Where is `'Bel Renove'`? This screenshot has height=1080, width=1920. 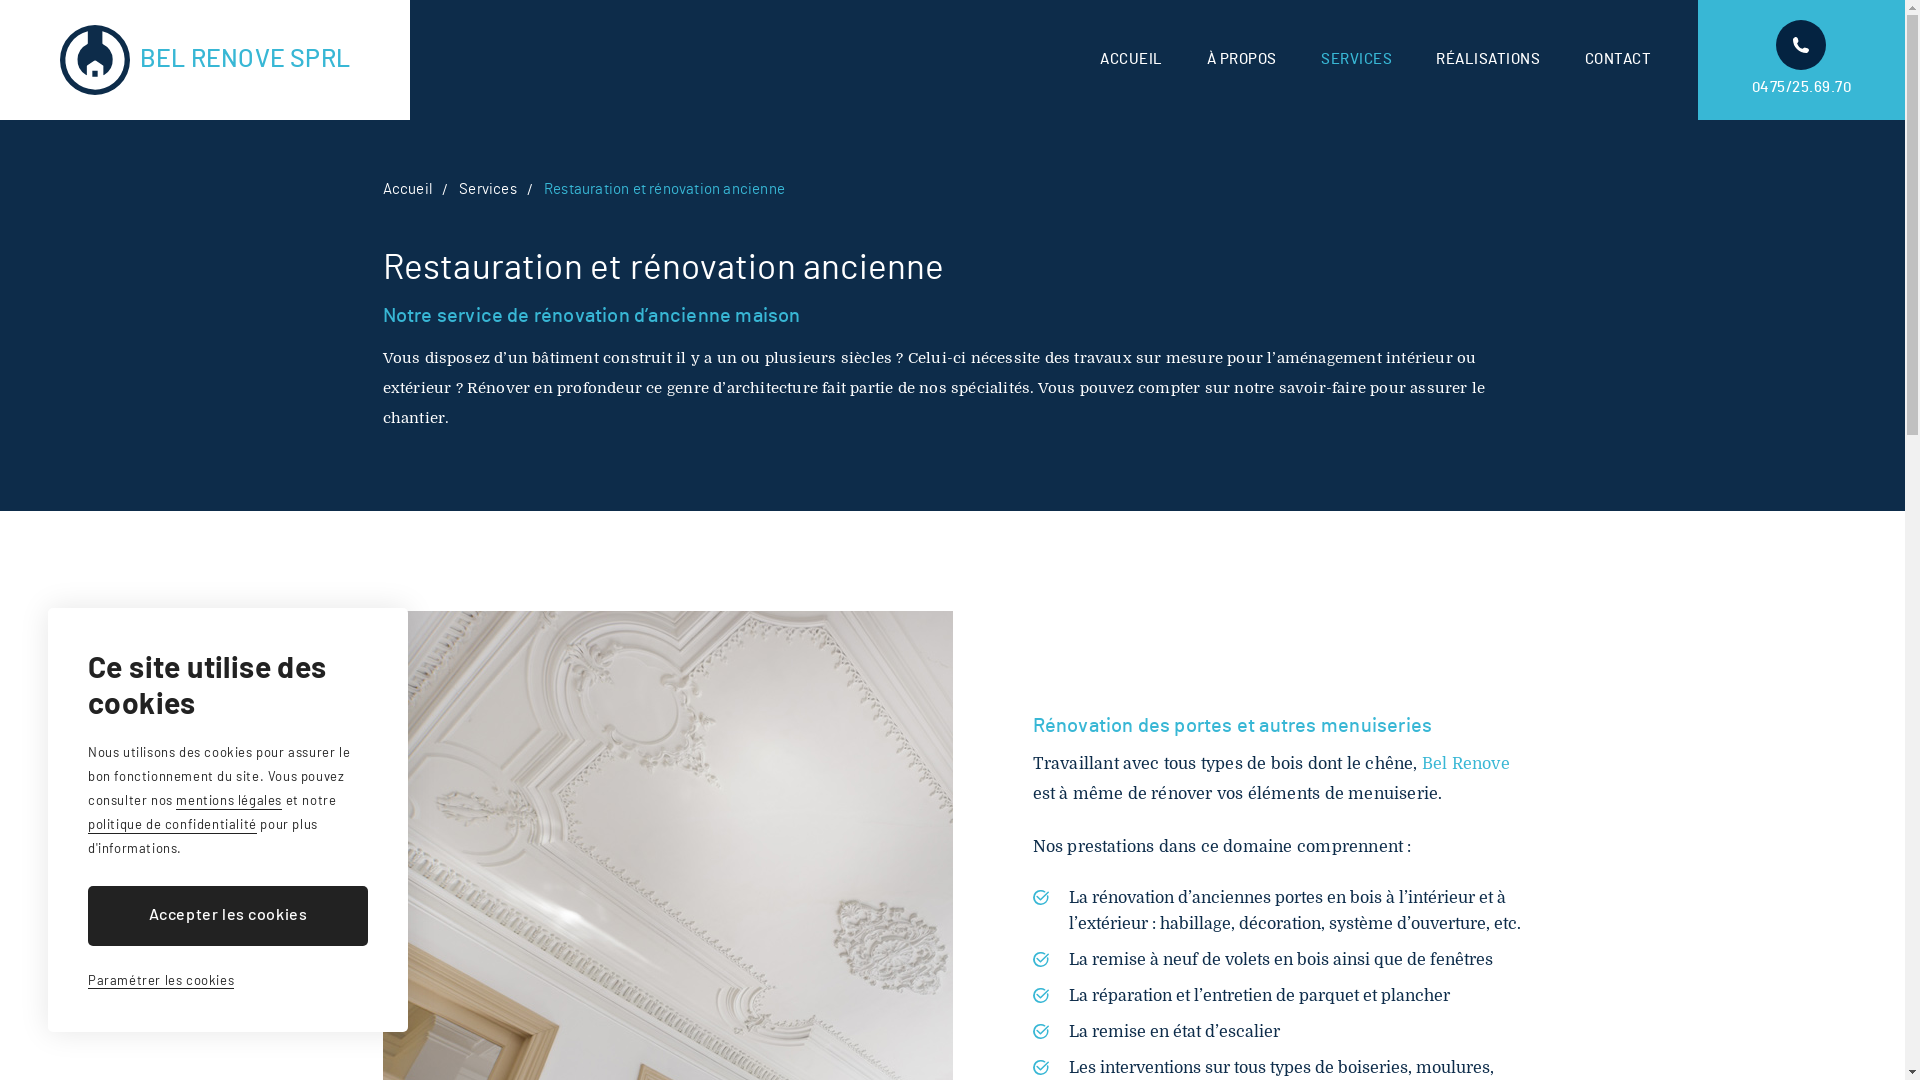
'Bel Renove' is located at coordinates (1465, 763).